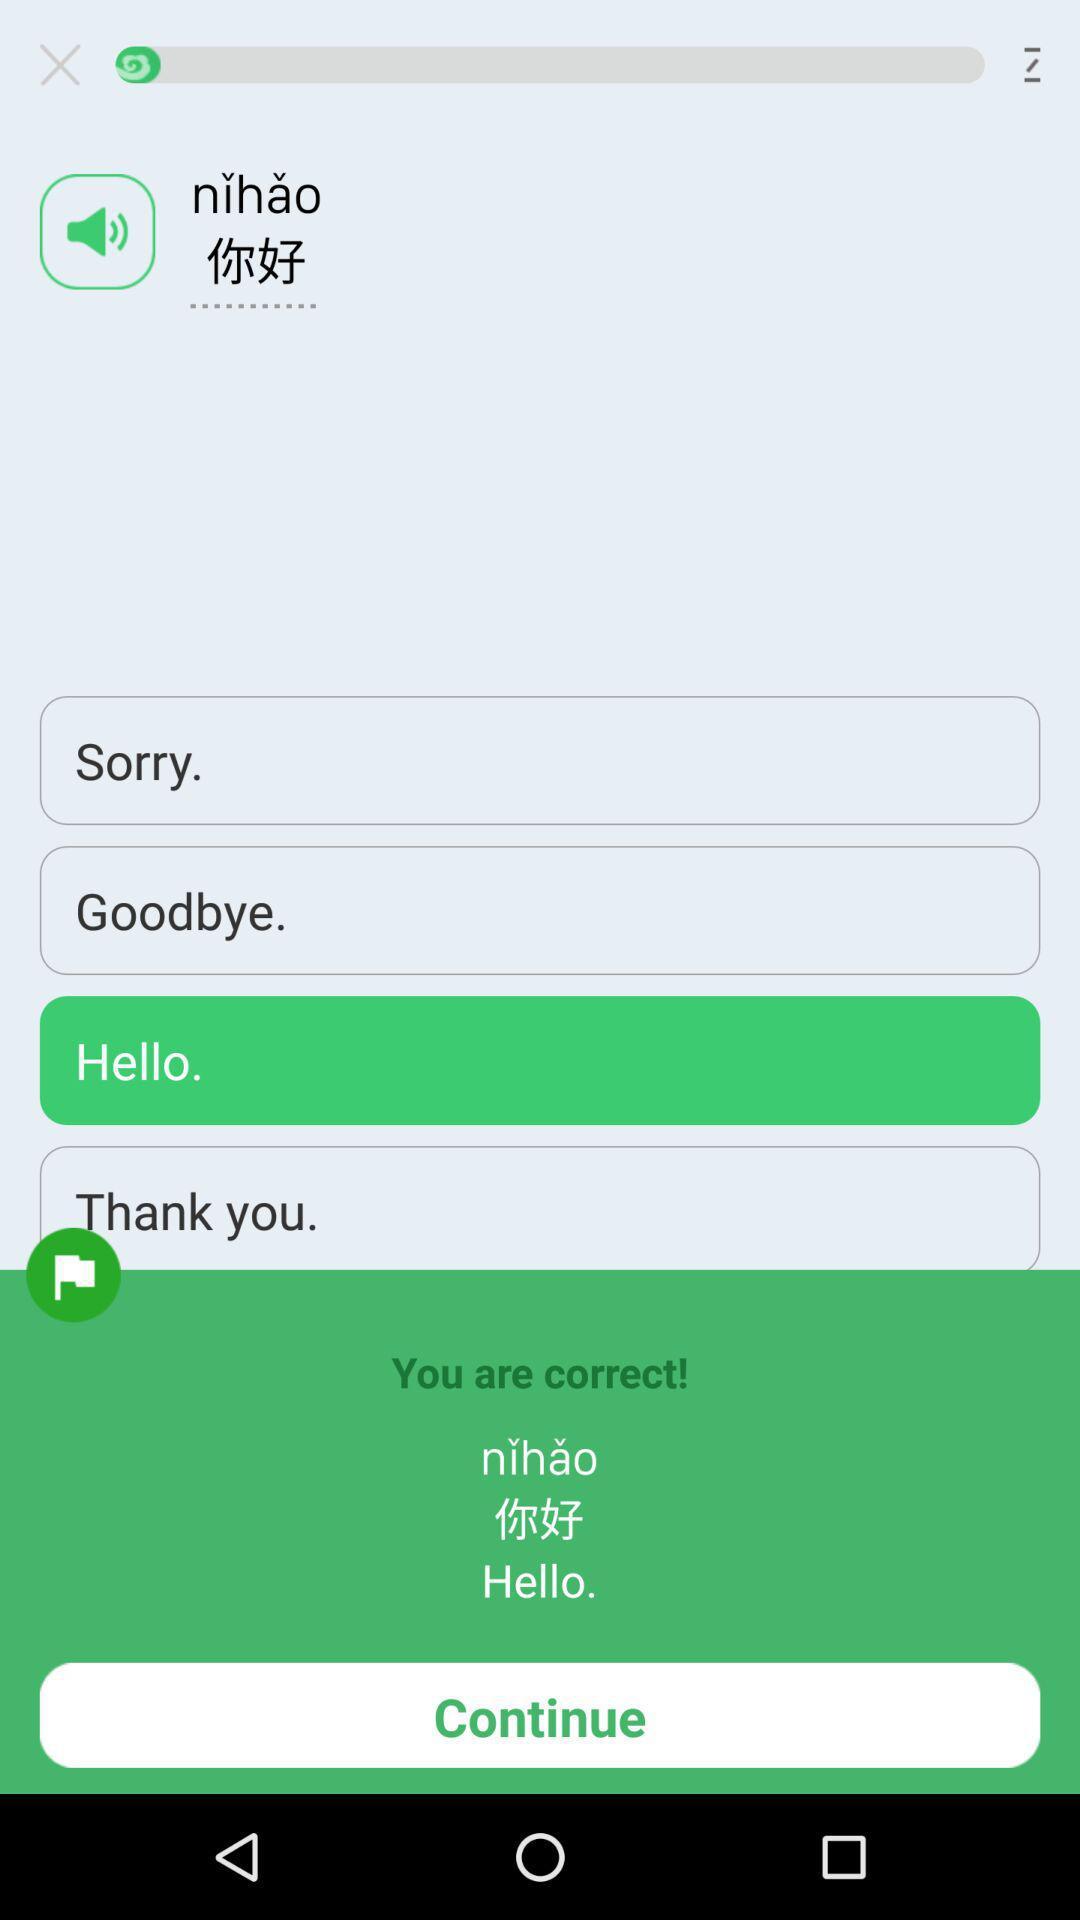 Image resolution: width=1080 pixels, height=1920 pixels. Describe the element at coordinates (97, 247) in the screenshot. I see `the volume icon` at that location.